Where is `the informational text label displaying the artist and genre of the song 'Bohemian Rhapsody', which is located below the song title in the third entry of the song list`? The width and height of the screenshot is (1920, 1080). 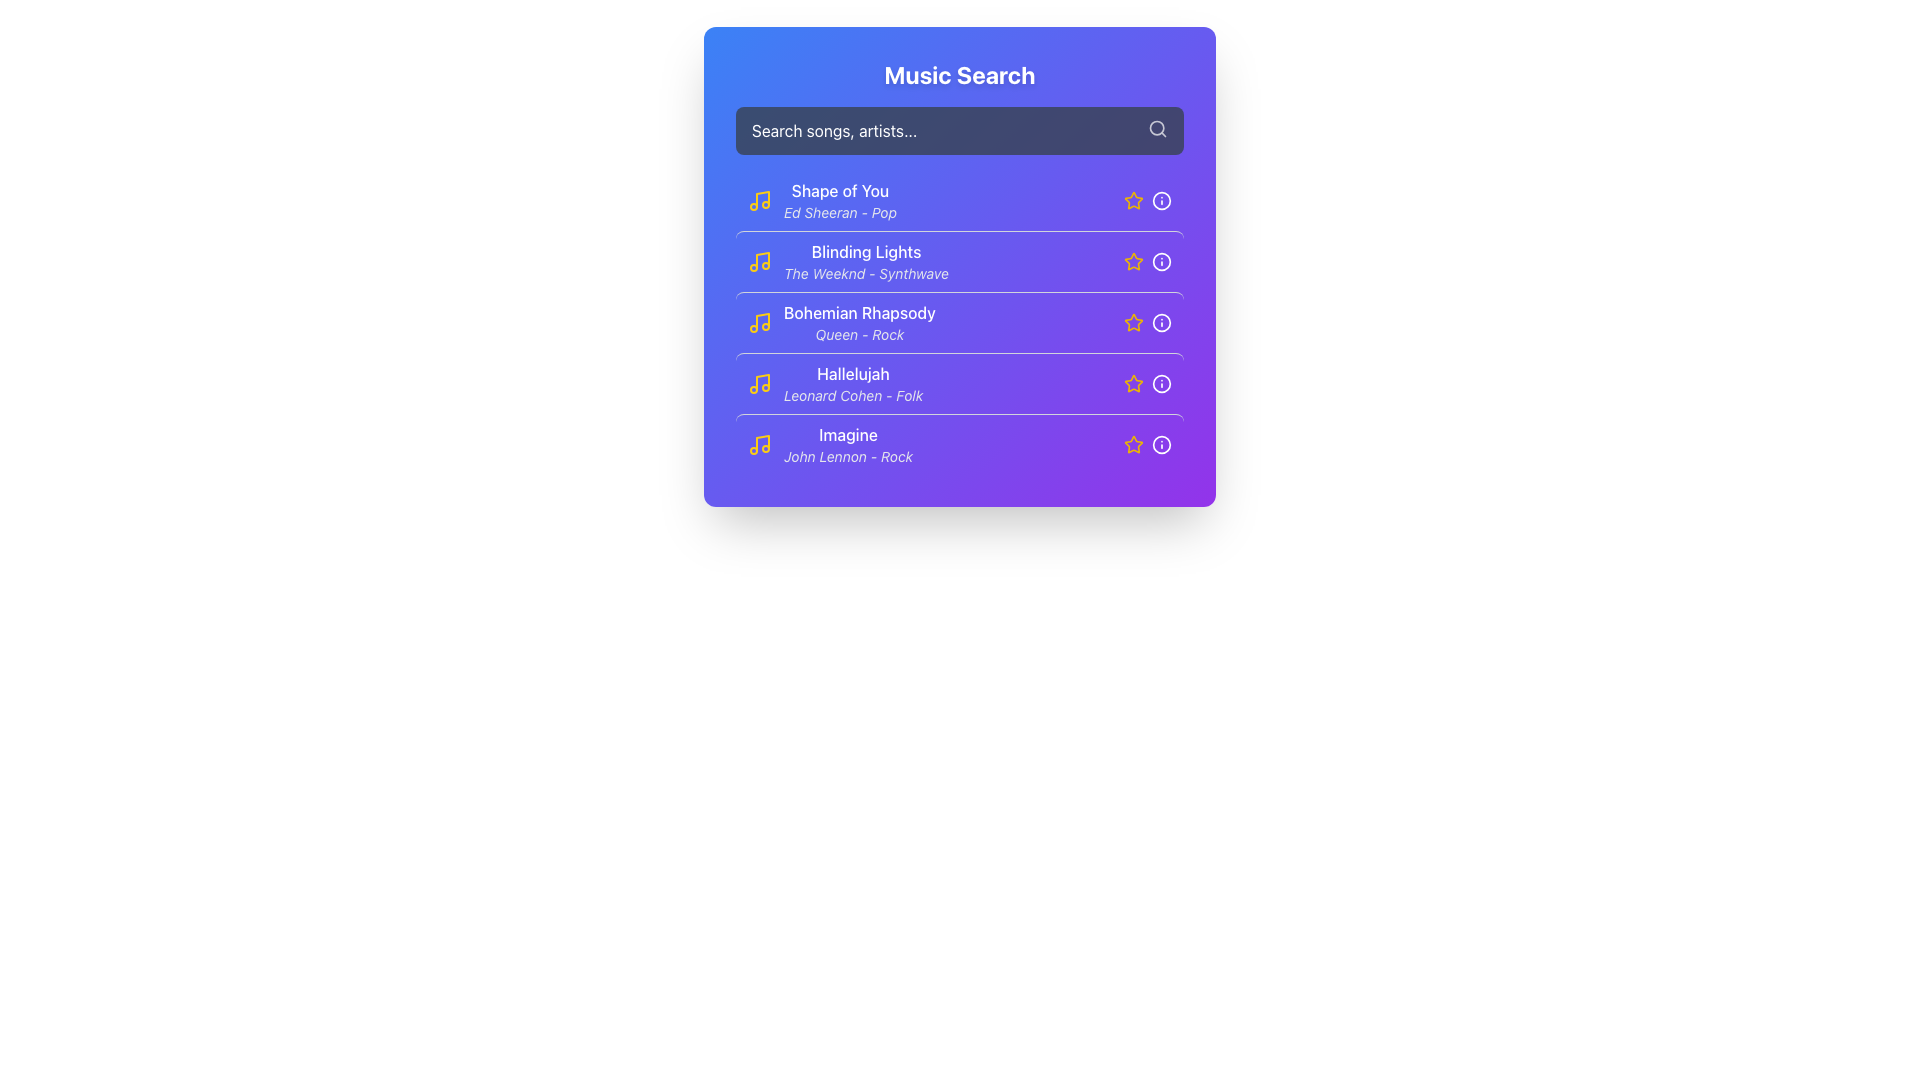 the informational text label displaying the artist and genre of the song 'Bohemian Rhapsody', which is located below the song title in the third entry of the song list is located at coordinates (859, 334).